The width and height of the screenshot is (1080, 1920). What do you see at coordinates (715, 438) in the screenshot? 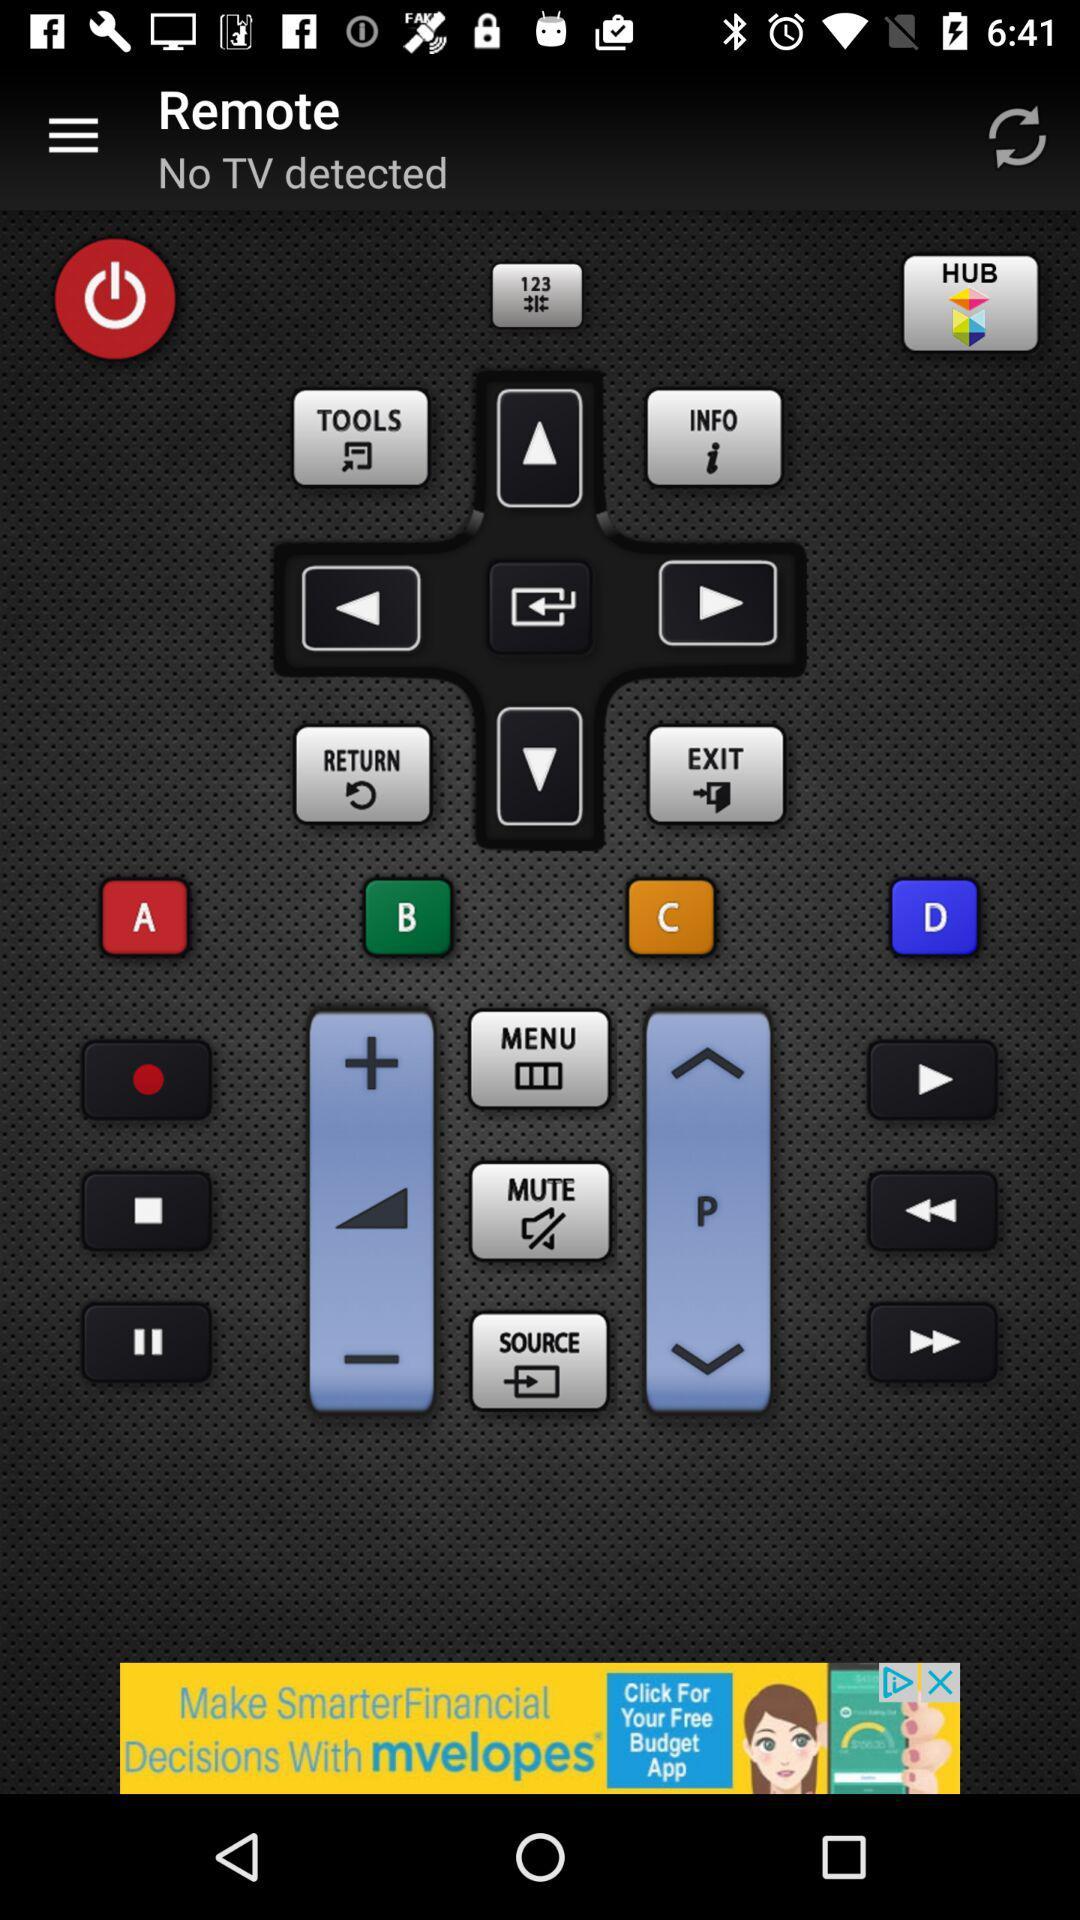
I see `show more info` at bounding box center [715, 438].